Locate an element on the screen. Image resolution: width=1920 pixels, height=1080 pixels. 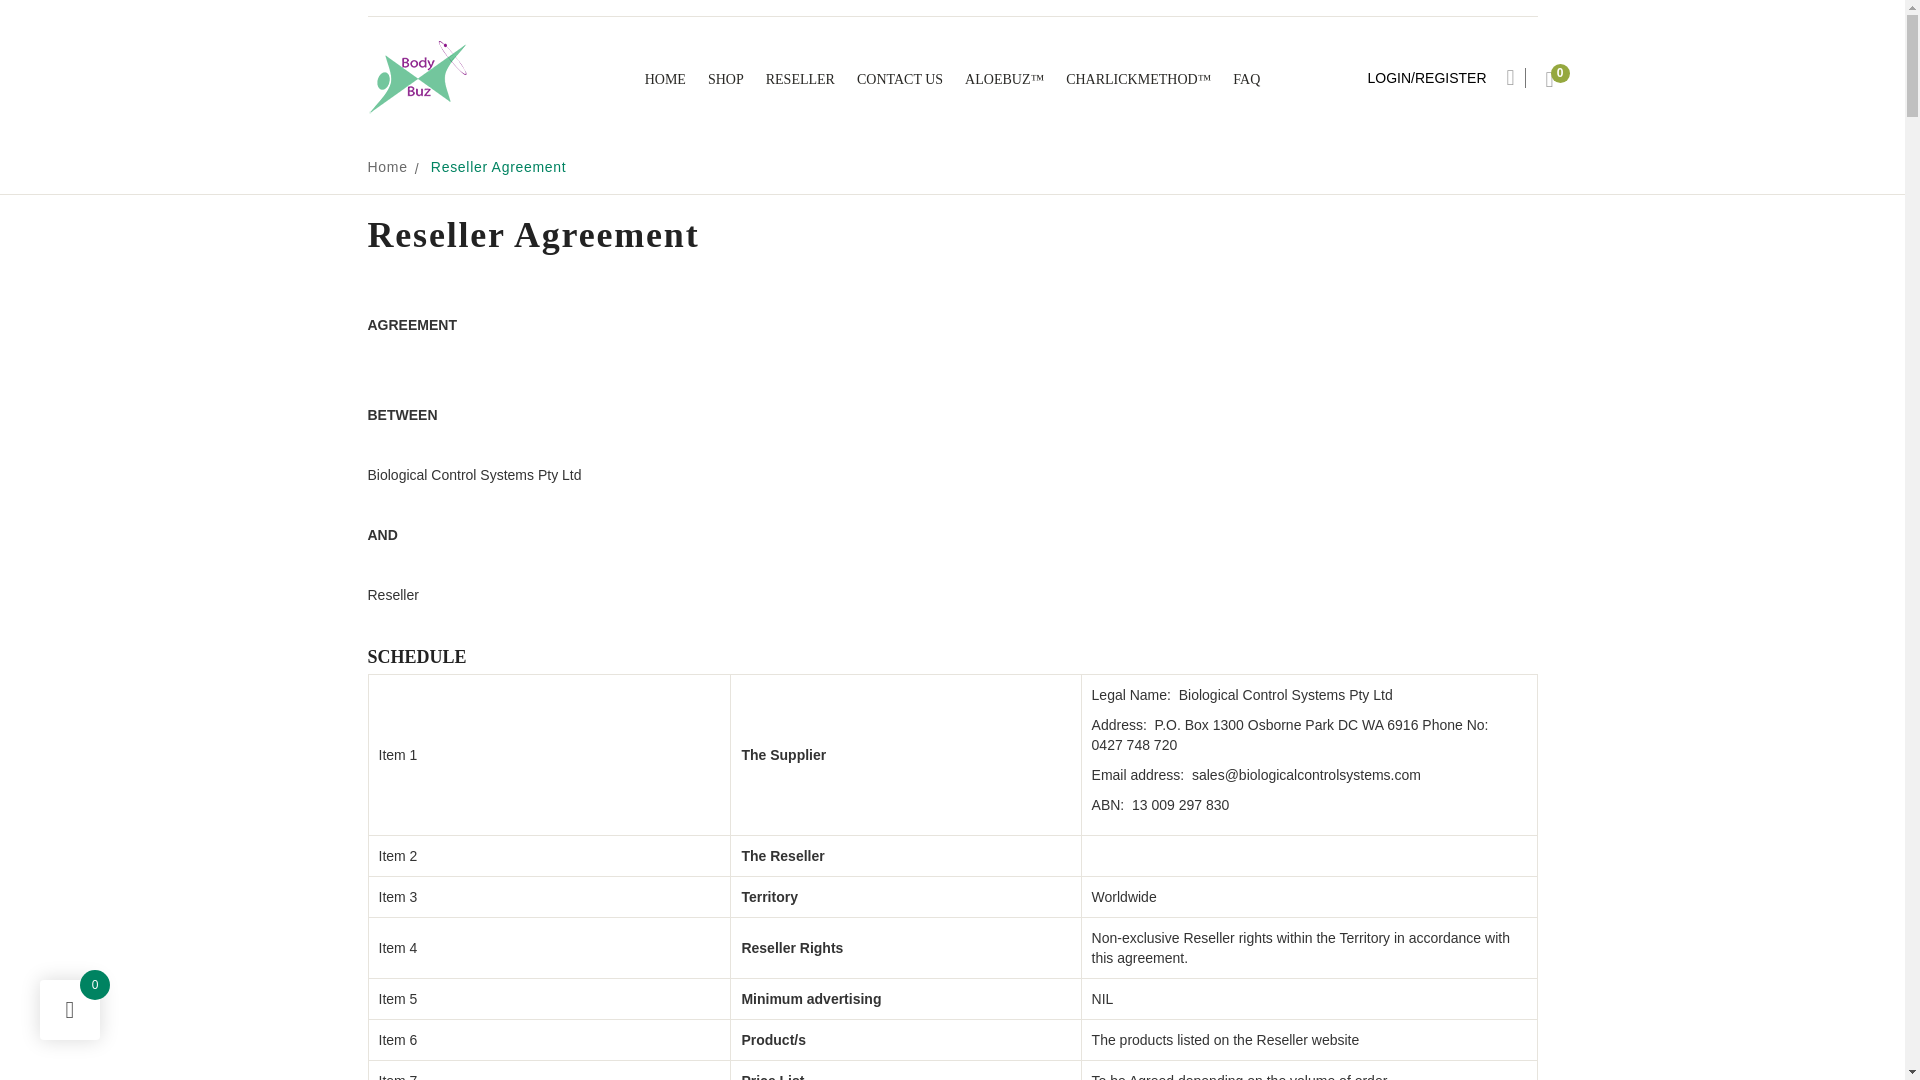
'HOME' is located at coordinates (665, 78).